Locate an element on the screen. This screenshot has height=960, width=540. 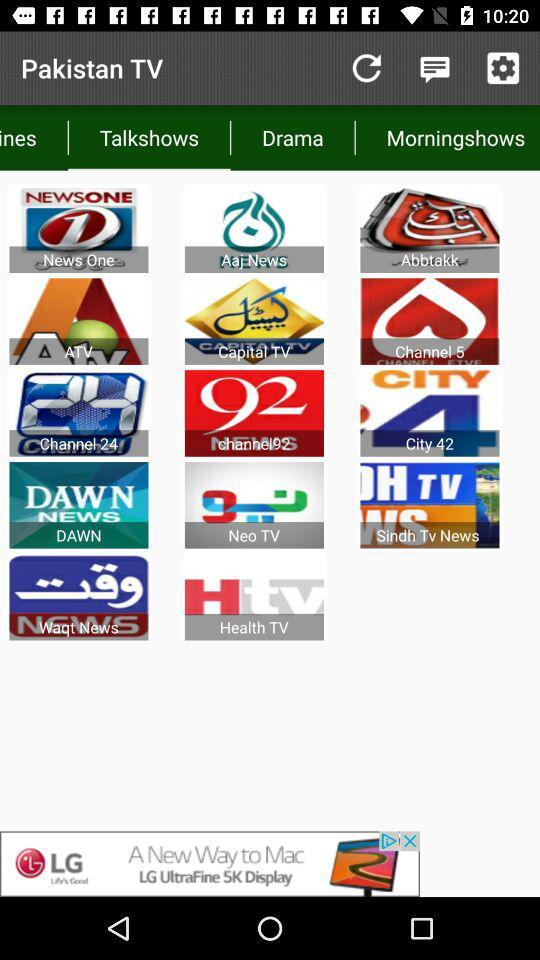
refresh is located at coordinates (365, 68).